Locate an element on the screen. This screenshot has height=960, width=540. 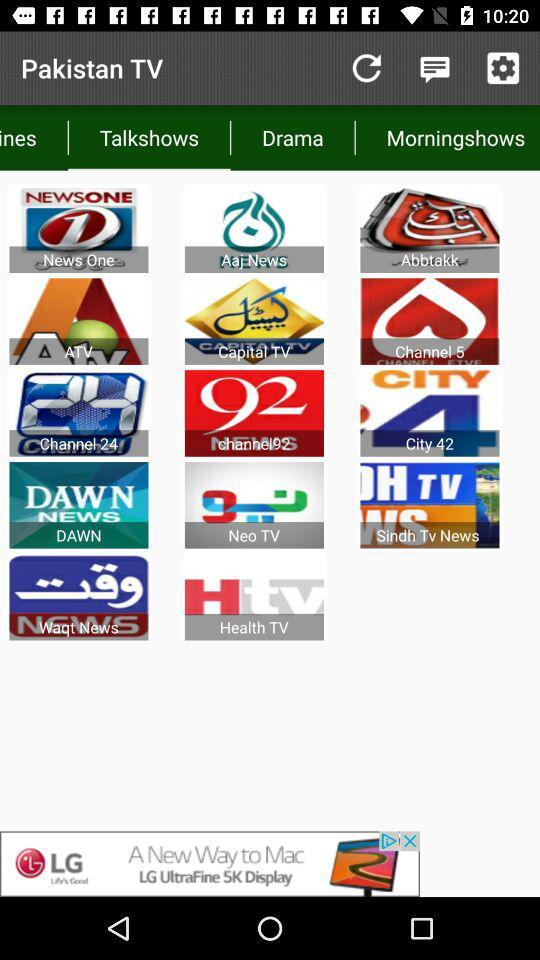
refresh is located at coordinates (365, 68).